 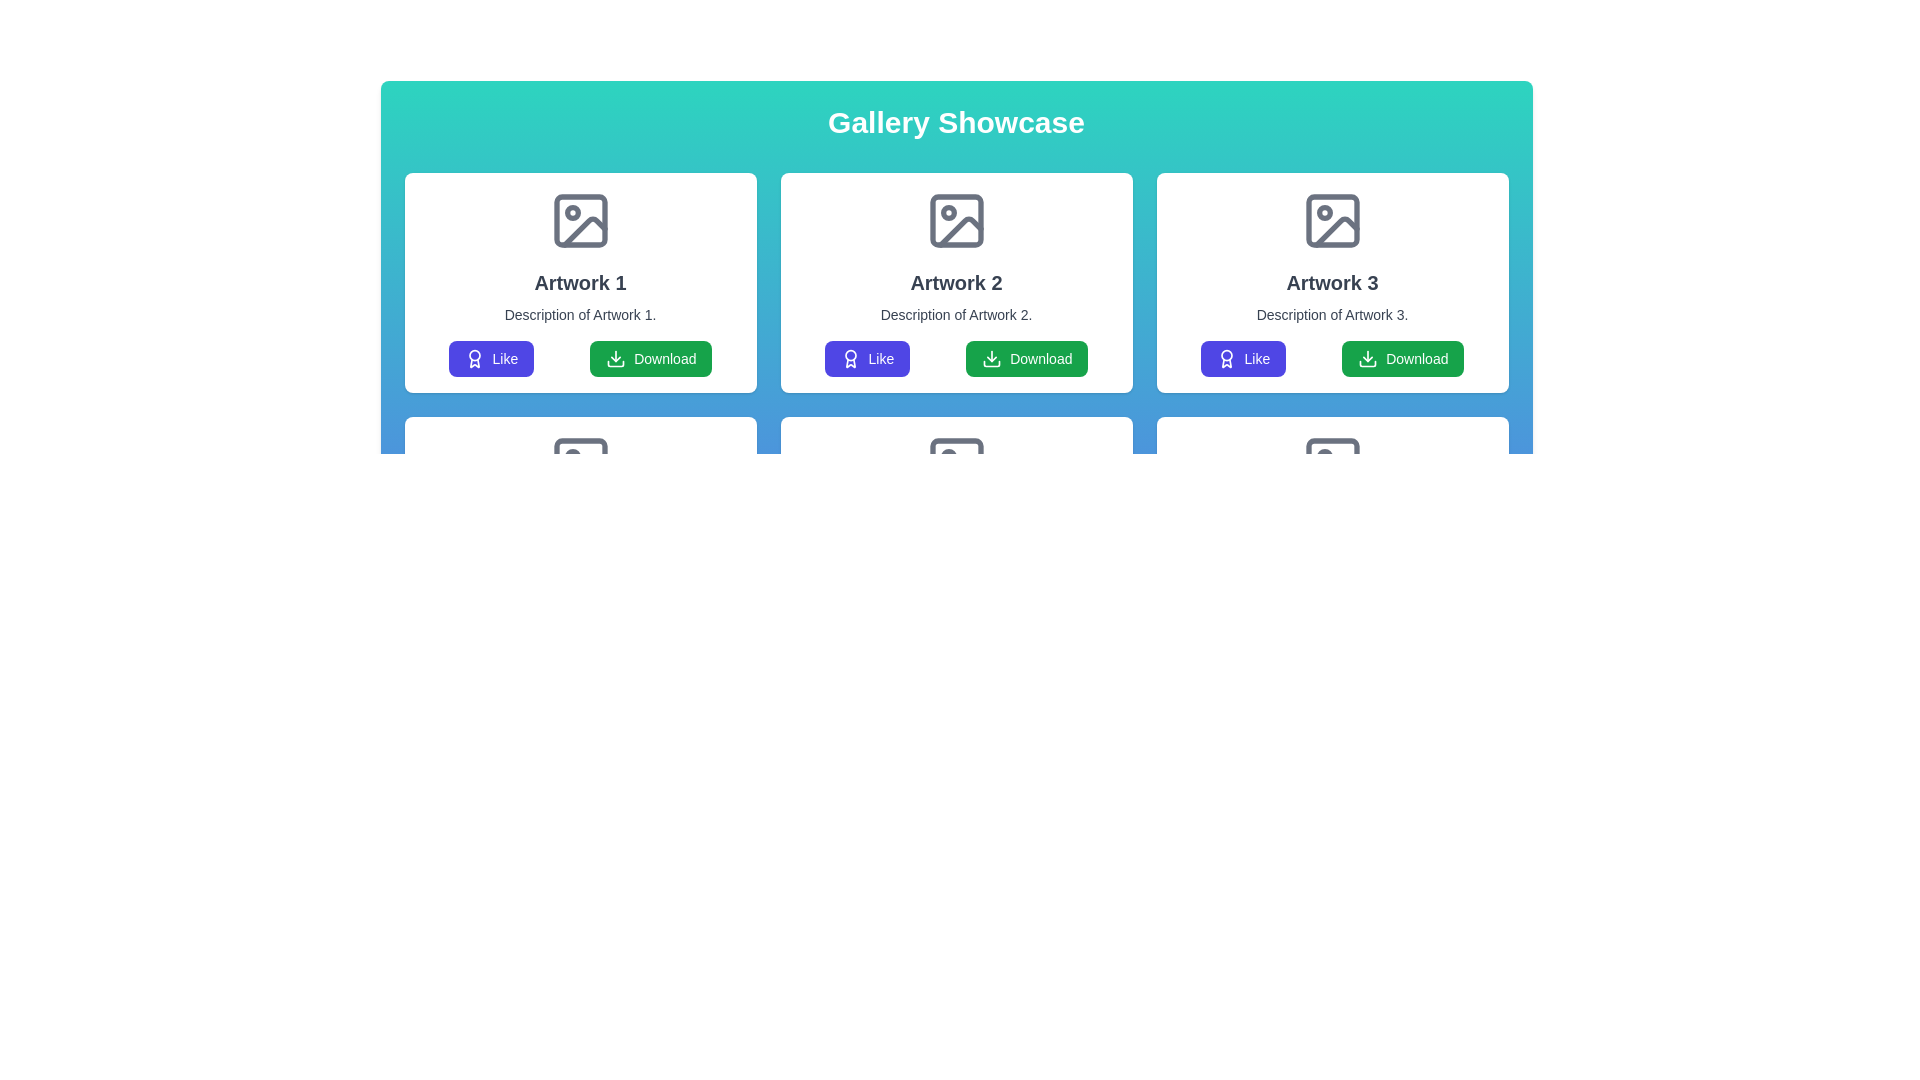 I want to click on the gray landscape image icon representing a photo, located on the card labeled 'Artwork 3' in the gallery grid, so click(x=1332, y=220).